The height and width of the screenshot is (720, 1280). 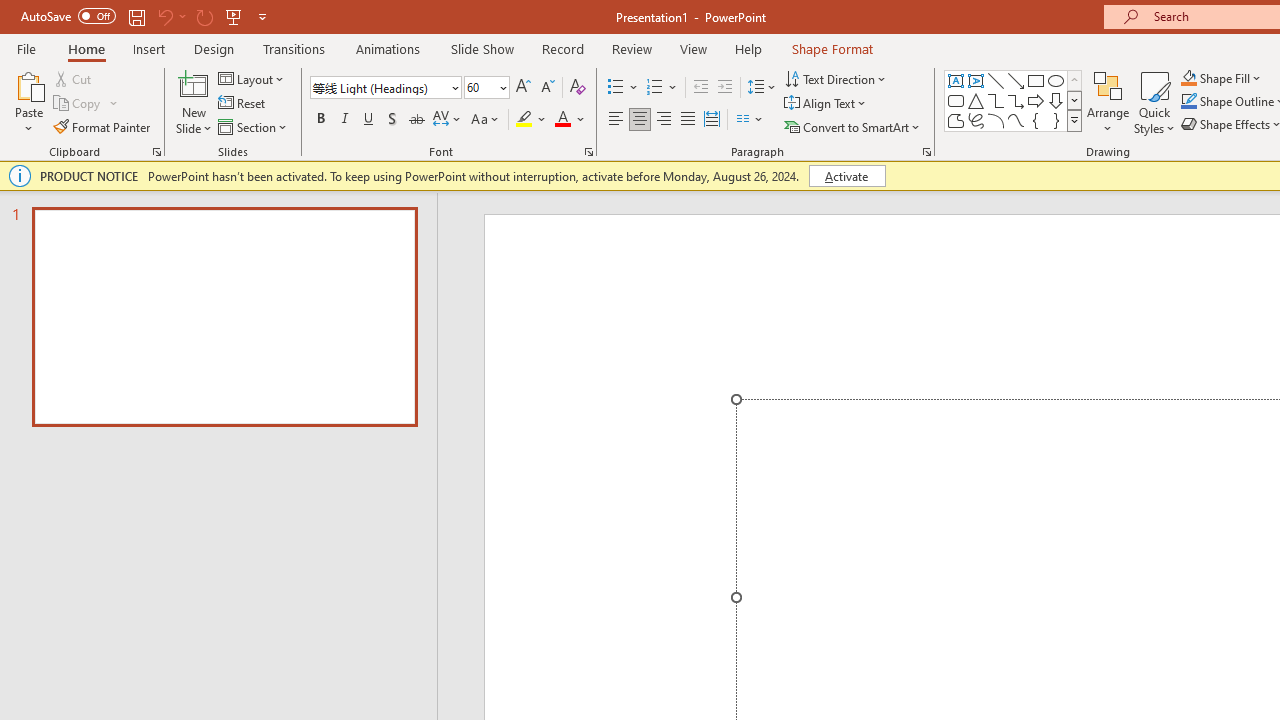 I want to click on 'Animations', so click(x=388, y=48).